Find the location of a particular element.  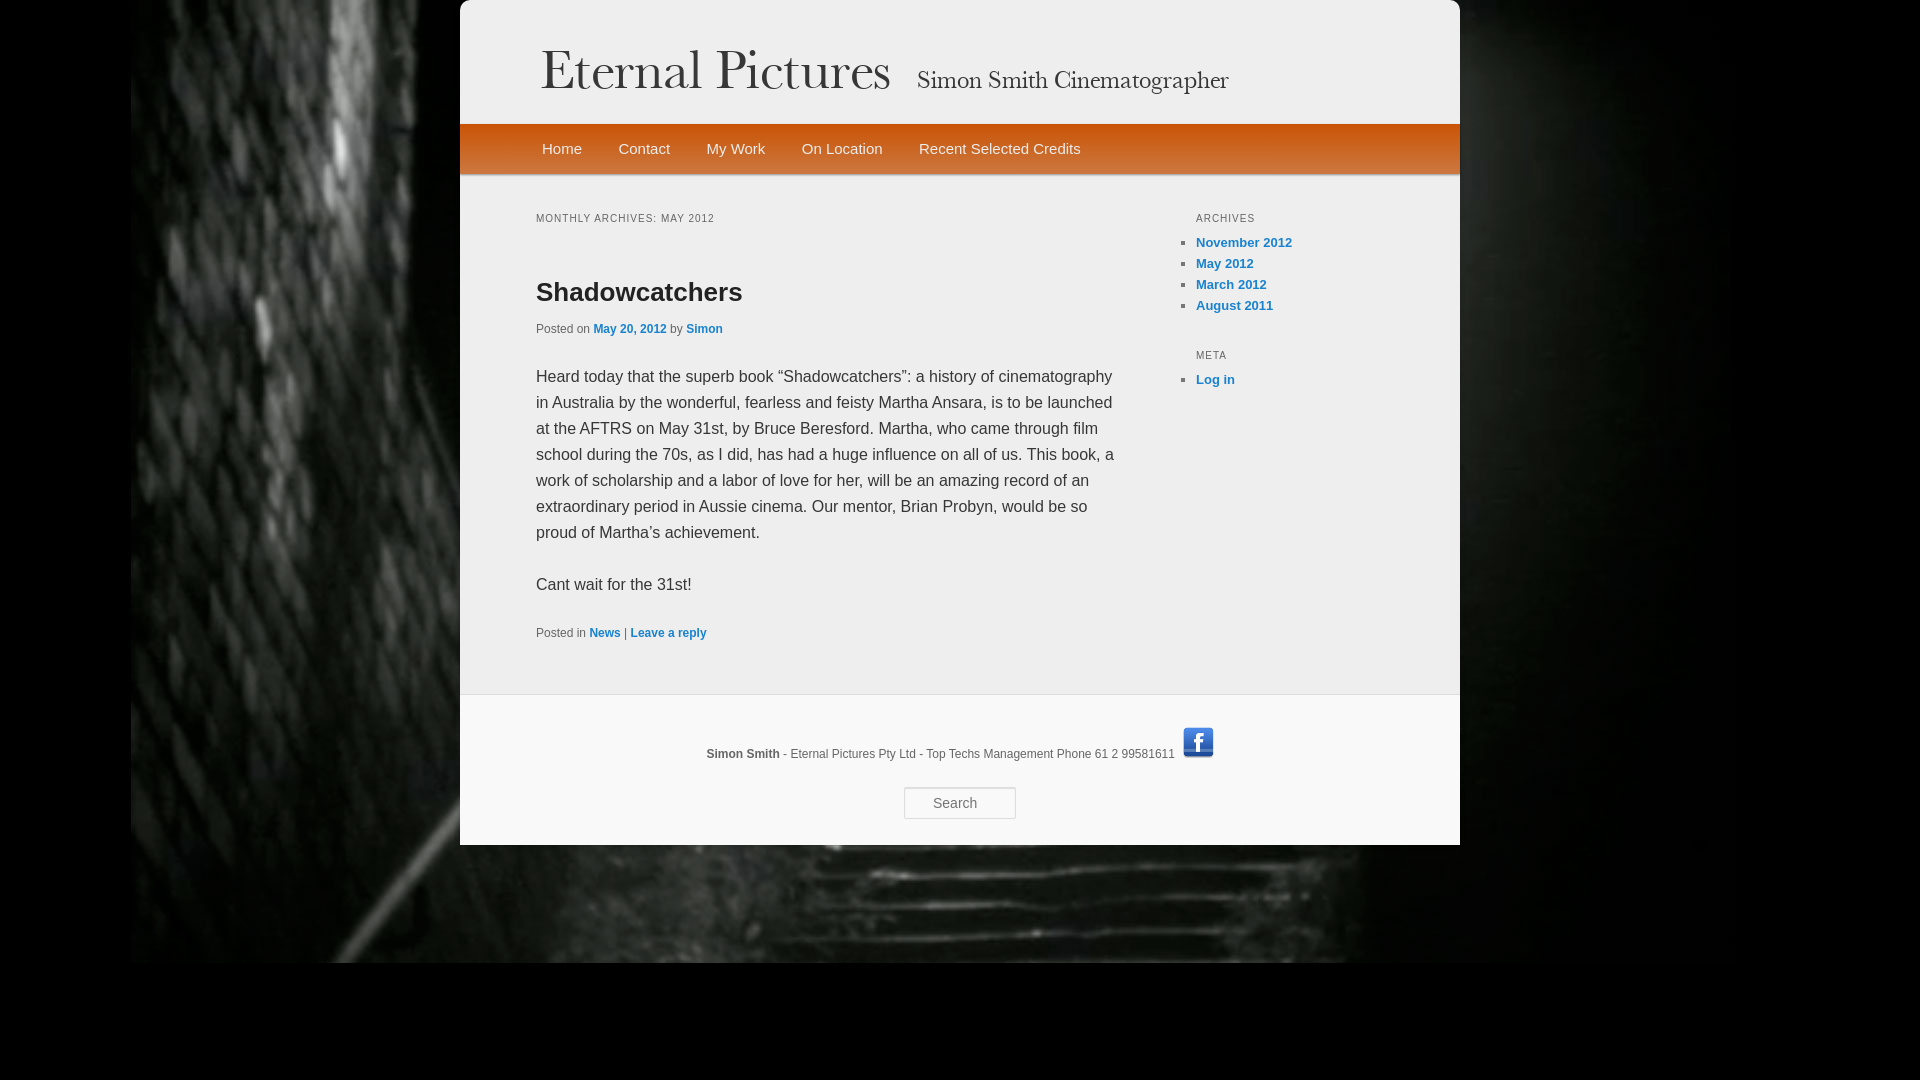

'Contact' is located at coordinates (643, 148).